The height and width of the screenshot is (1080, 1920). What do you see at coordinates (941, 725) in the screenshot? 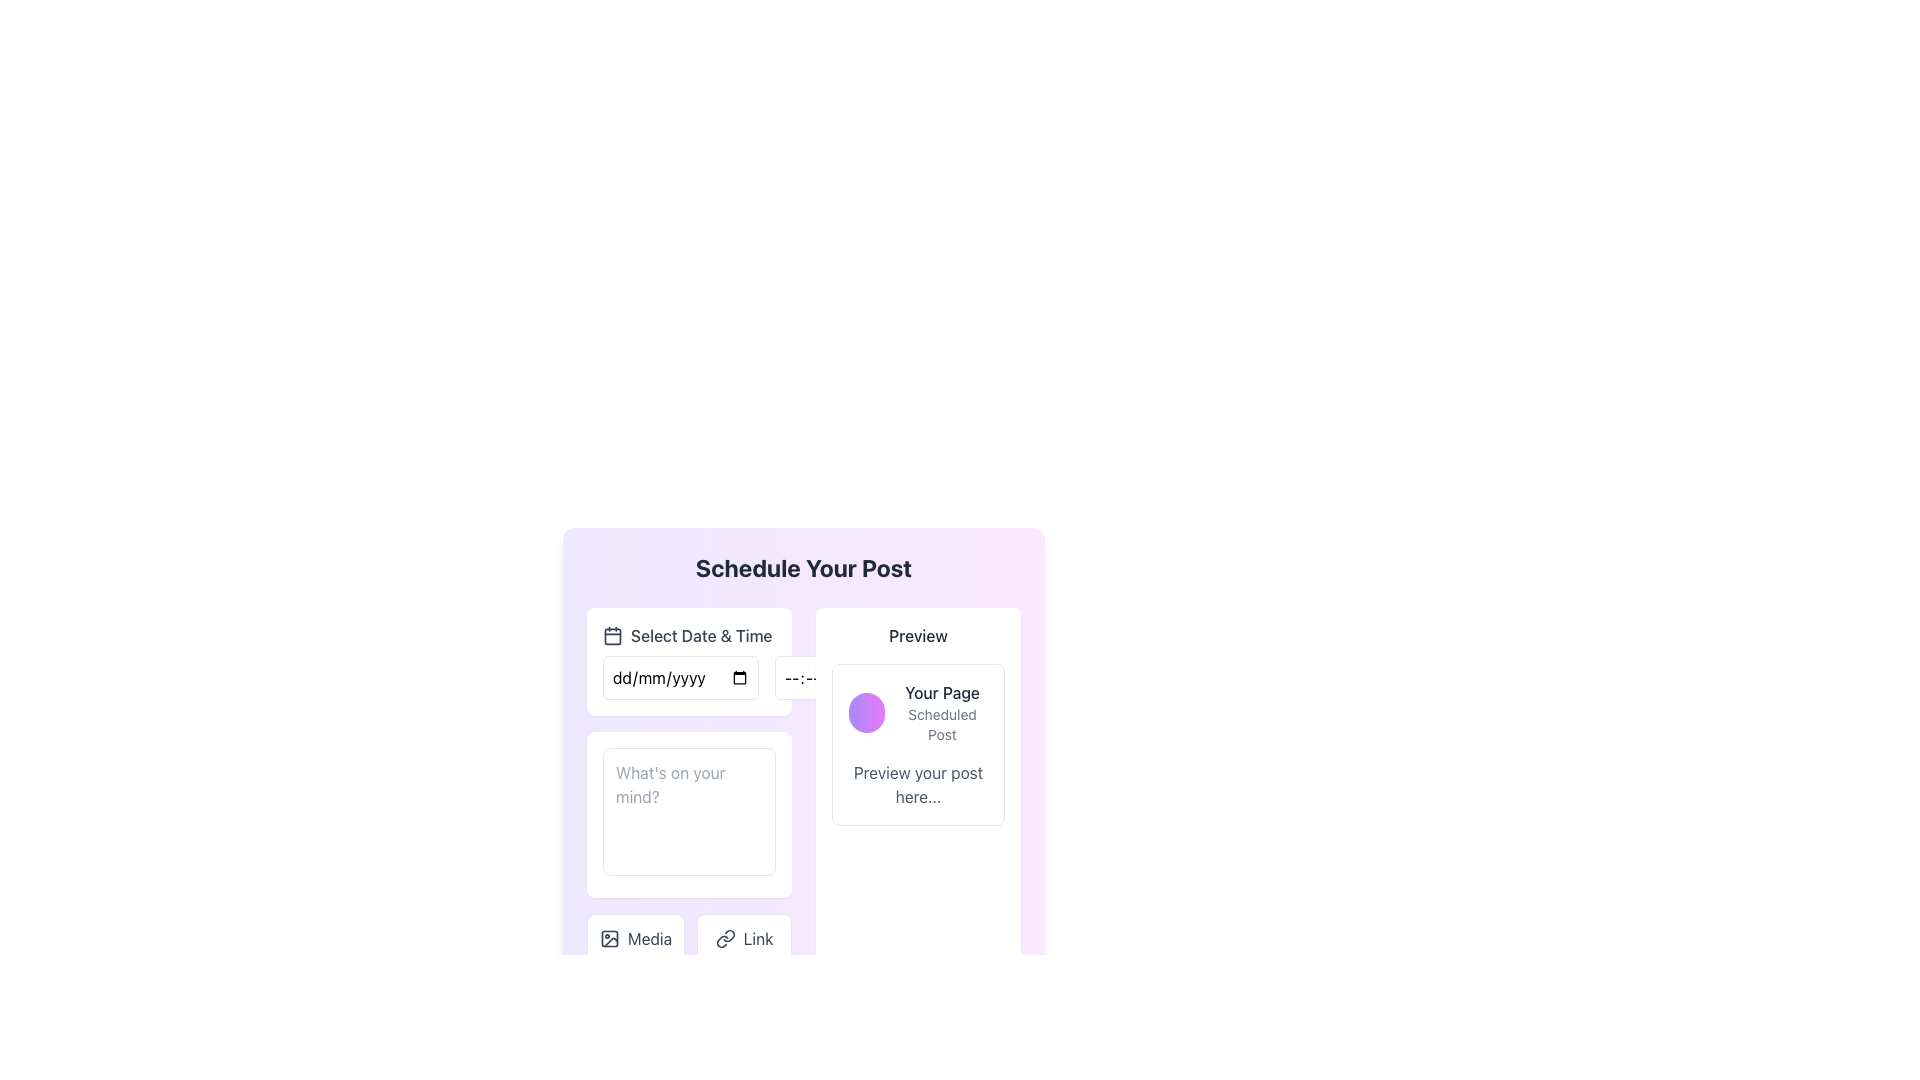
I see `the 'Scheduled Post' text label located in the 'Preview' section on the right side of the interface, beneath the title 'Your Page'` at bounding box center [941, 725].